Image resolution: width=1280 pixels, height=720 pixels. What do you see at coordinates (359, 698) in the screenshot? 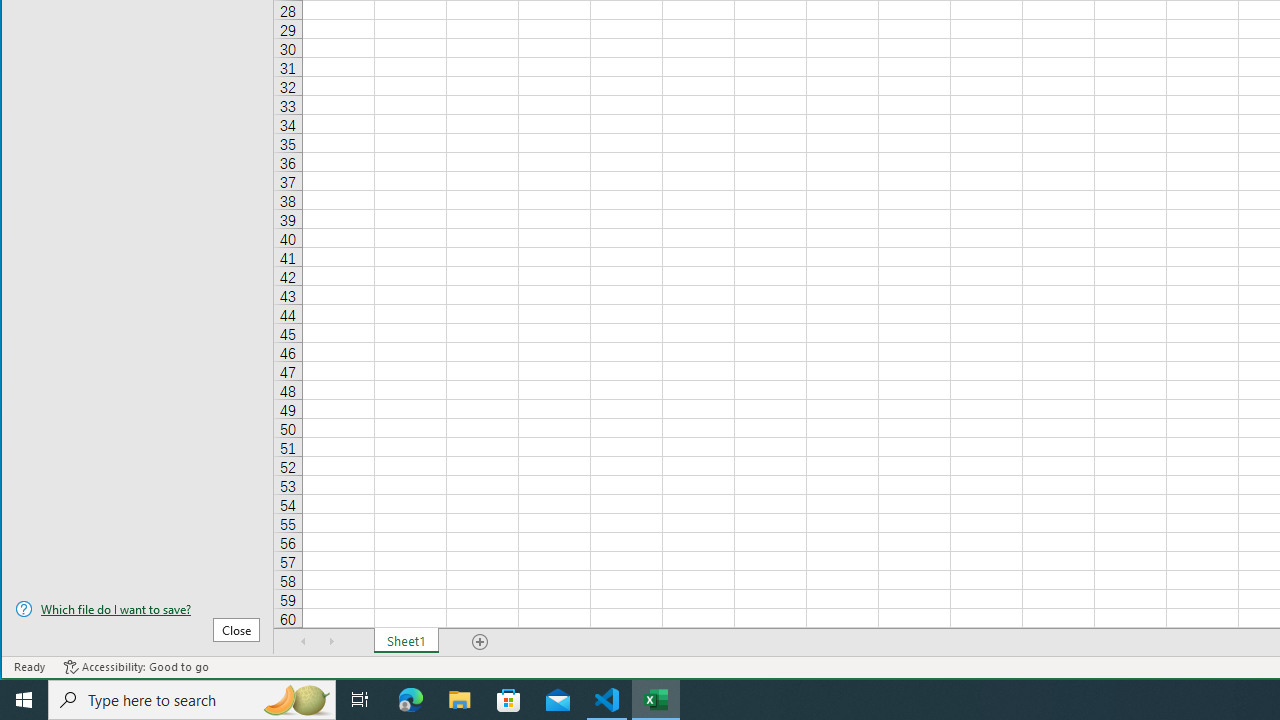
I see `'Task View'` at bounding box center [359, 698].